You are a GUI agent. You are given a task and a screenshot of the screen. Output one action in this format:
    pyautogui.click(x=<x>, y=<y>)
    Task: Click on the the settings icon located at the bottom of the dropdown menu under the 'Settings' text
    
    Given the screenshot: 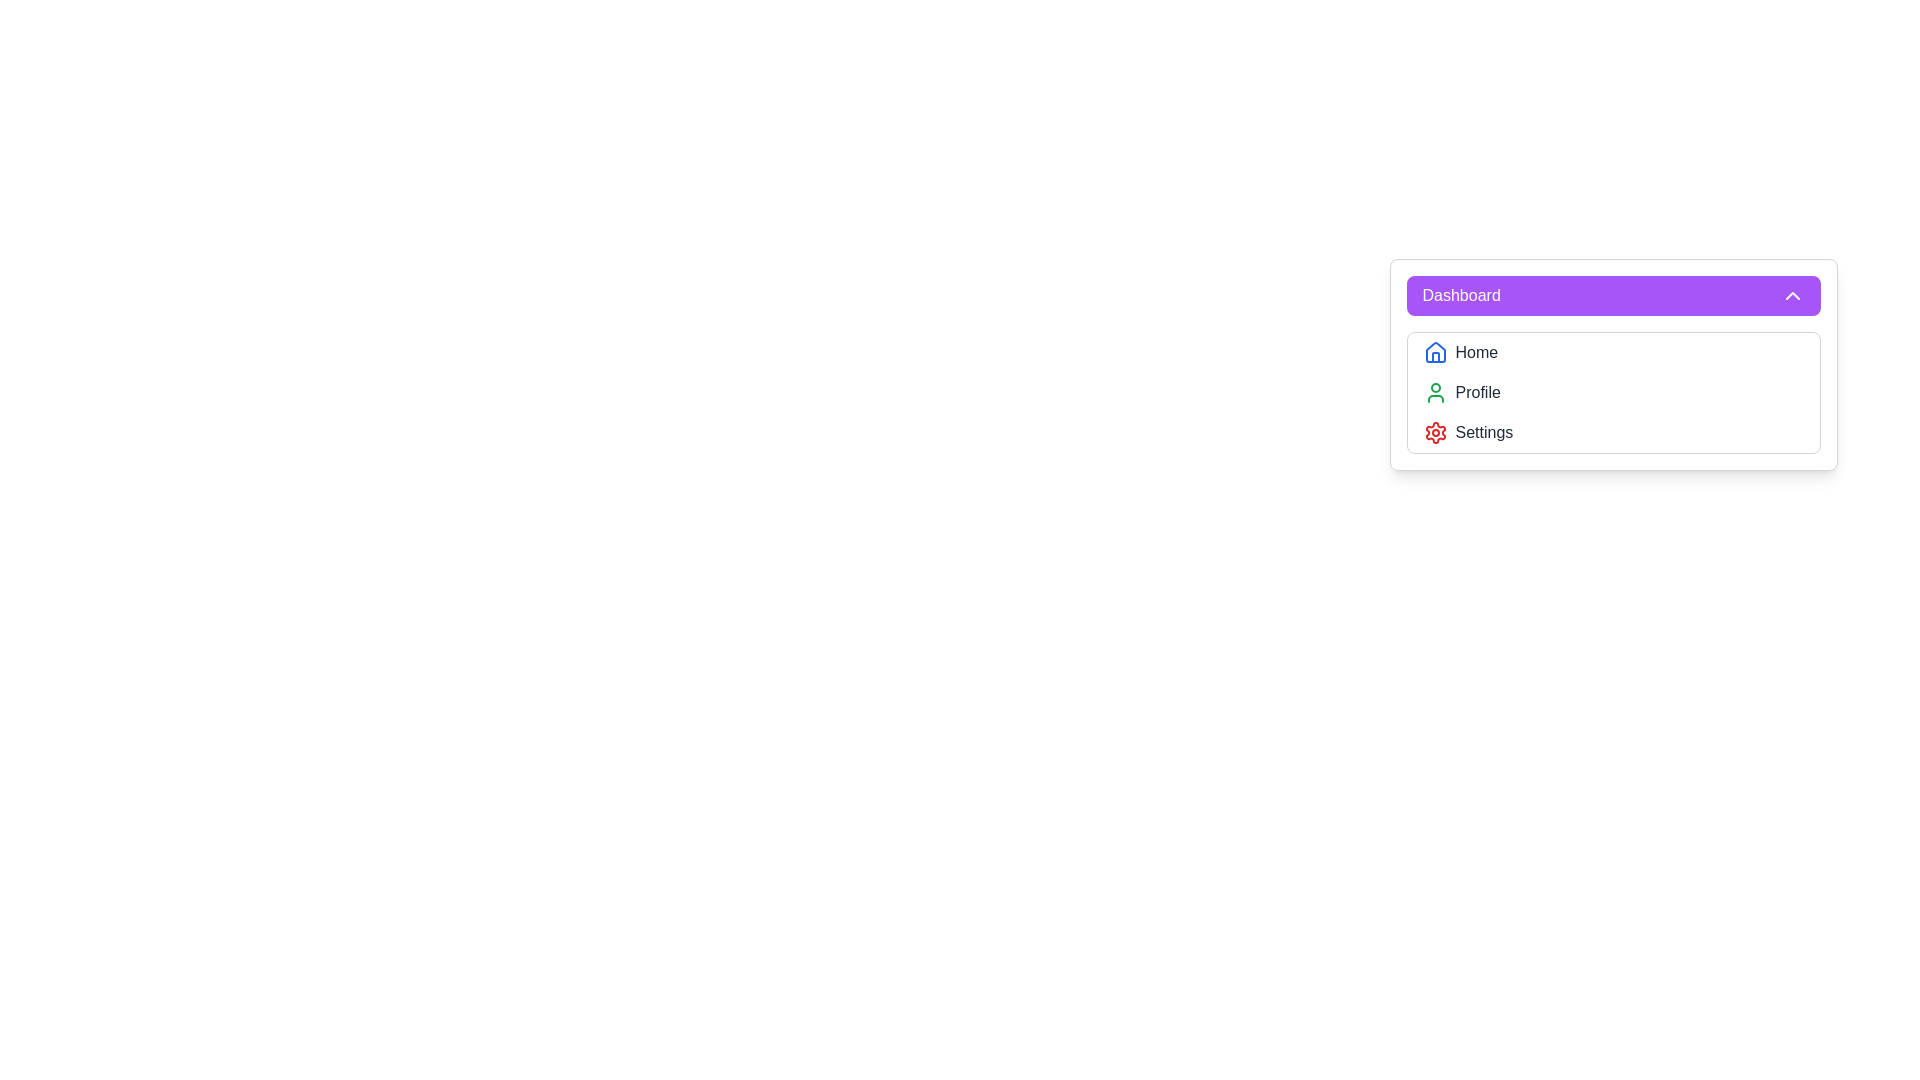 What is the action you would take?
    pyautogui.click(x=1434, y=431)
    